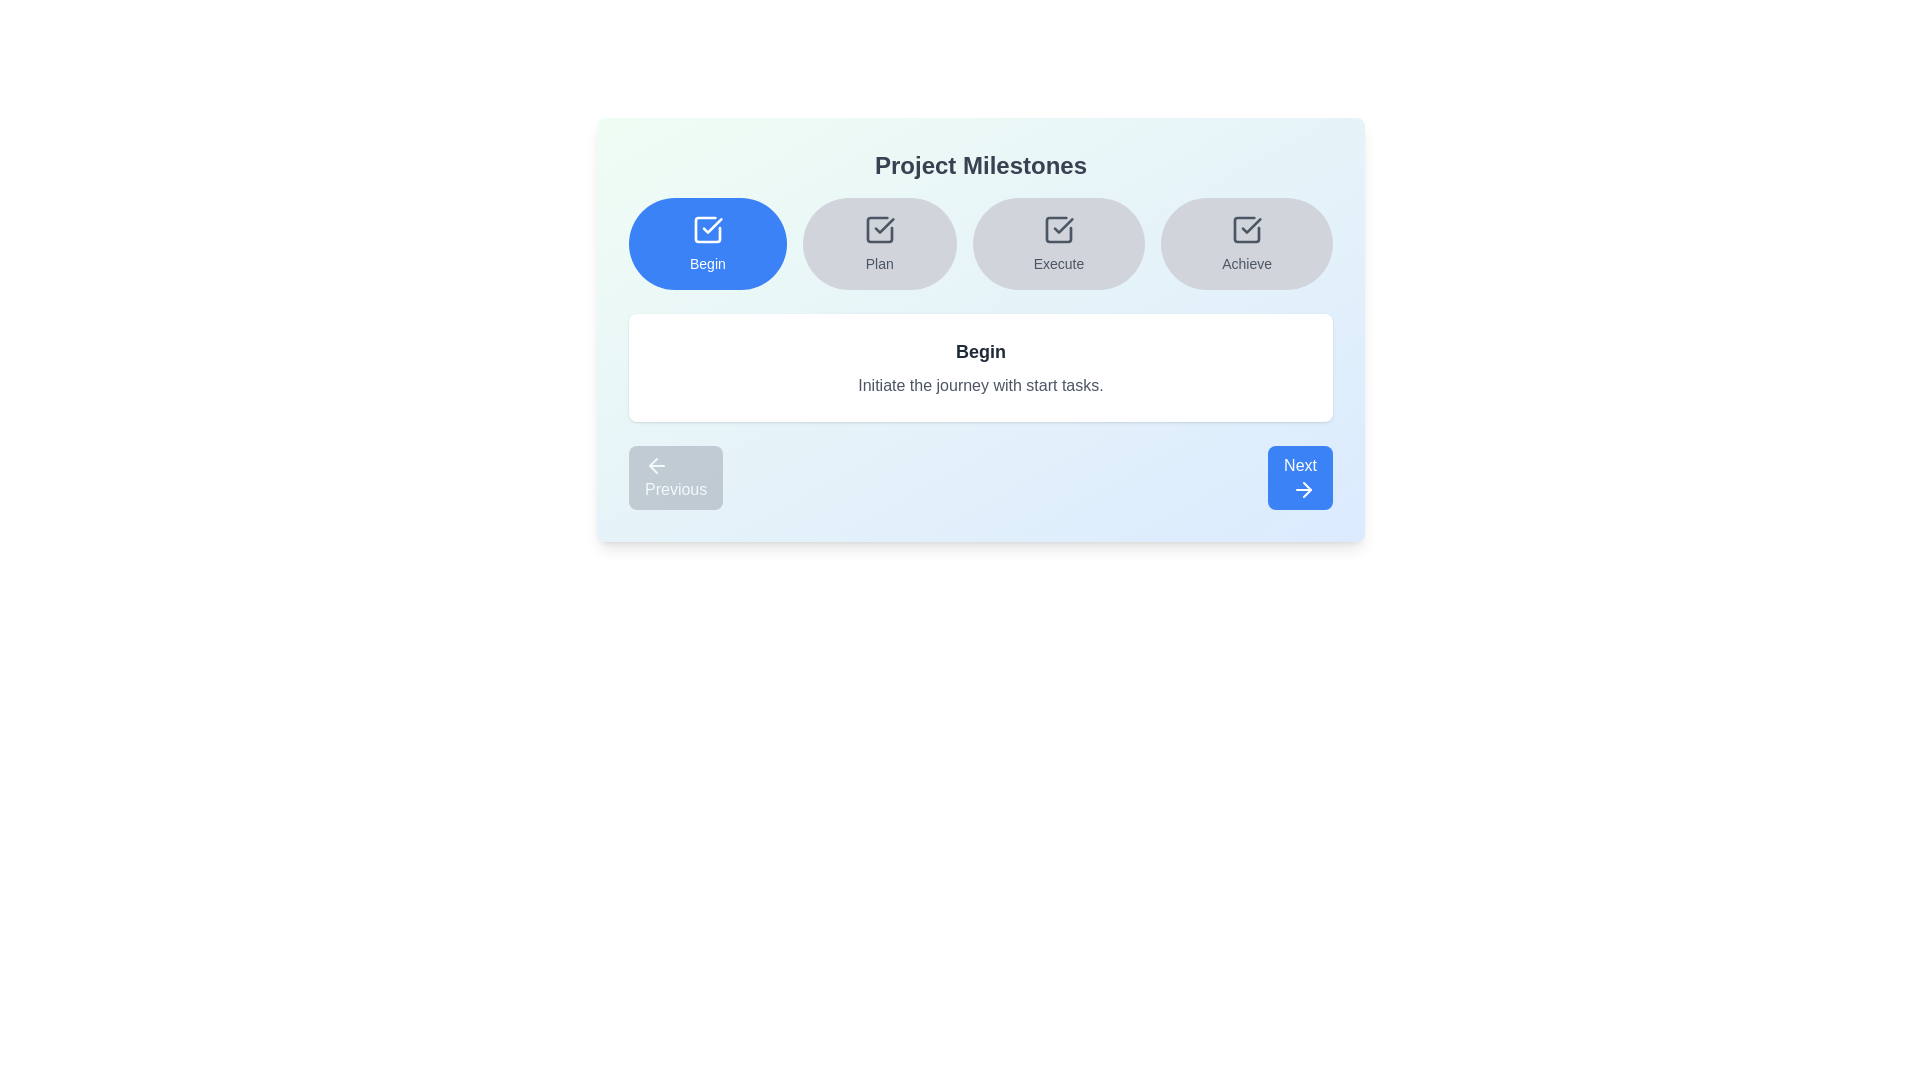 The height and width of the screenshot is (1080, 1920). What do you see at coordinates (1062, 225) in the screenshot?
I see `the milestone status icon indicating 'Execute', located in the third position of a horizontal series of four buttons` at bounding box center [1062, 225].